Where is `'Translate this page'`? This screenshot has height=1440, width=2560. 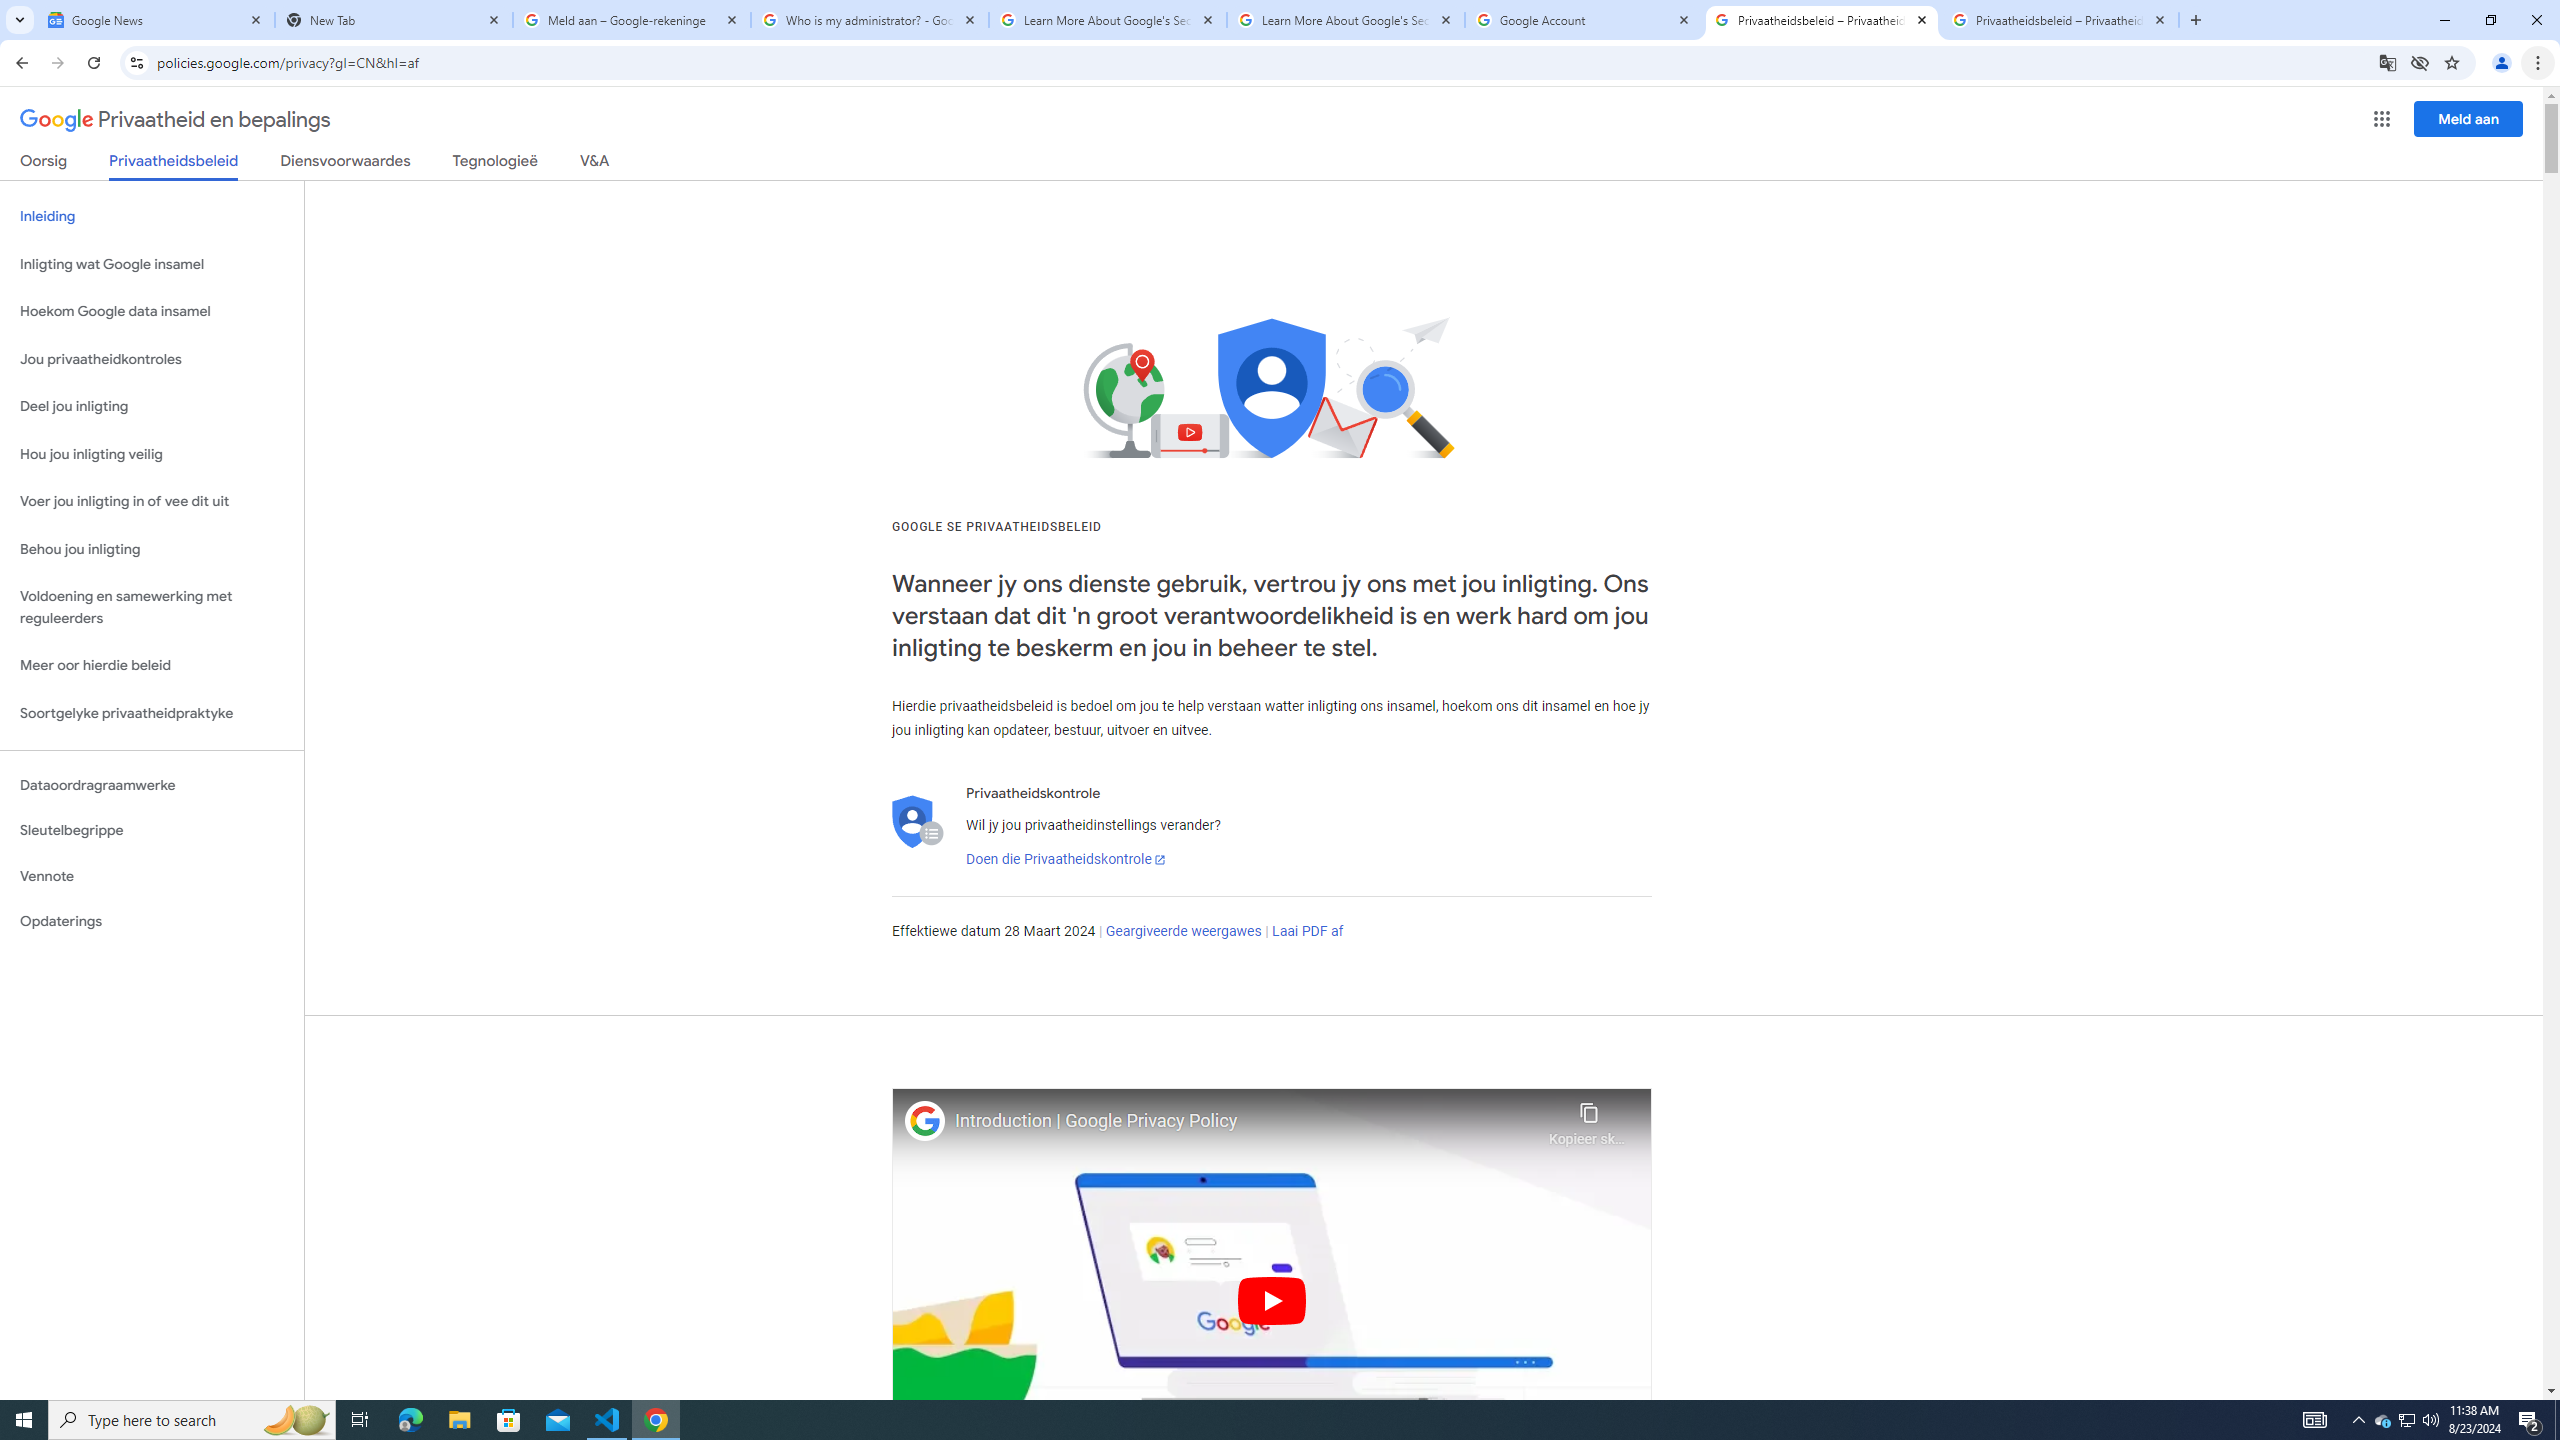 'Translate this page' is located at coordinates (2388, 61).